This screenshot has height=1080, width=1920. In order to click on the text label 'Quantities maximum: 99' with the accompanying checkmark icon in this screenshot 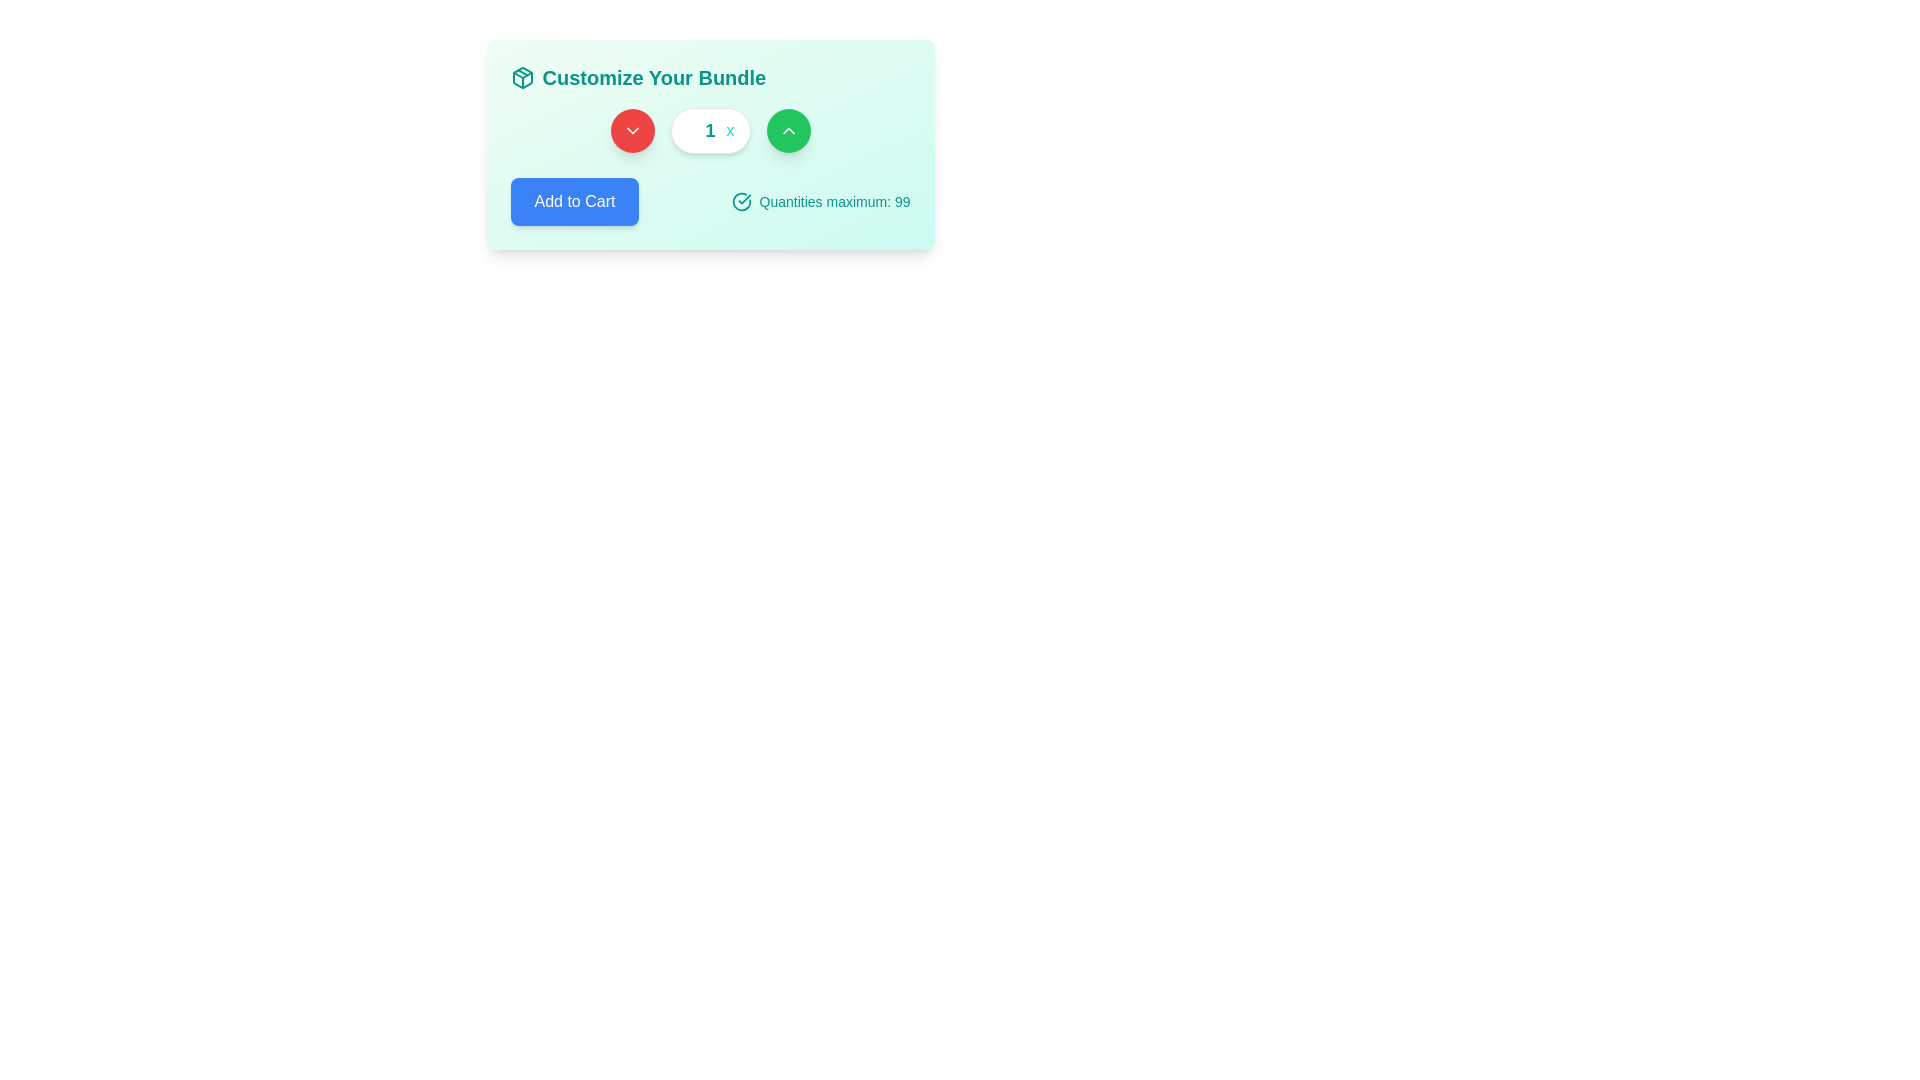, I will do `click(820, 201)`.